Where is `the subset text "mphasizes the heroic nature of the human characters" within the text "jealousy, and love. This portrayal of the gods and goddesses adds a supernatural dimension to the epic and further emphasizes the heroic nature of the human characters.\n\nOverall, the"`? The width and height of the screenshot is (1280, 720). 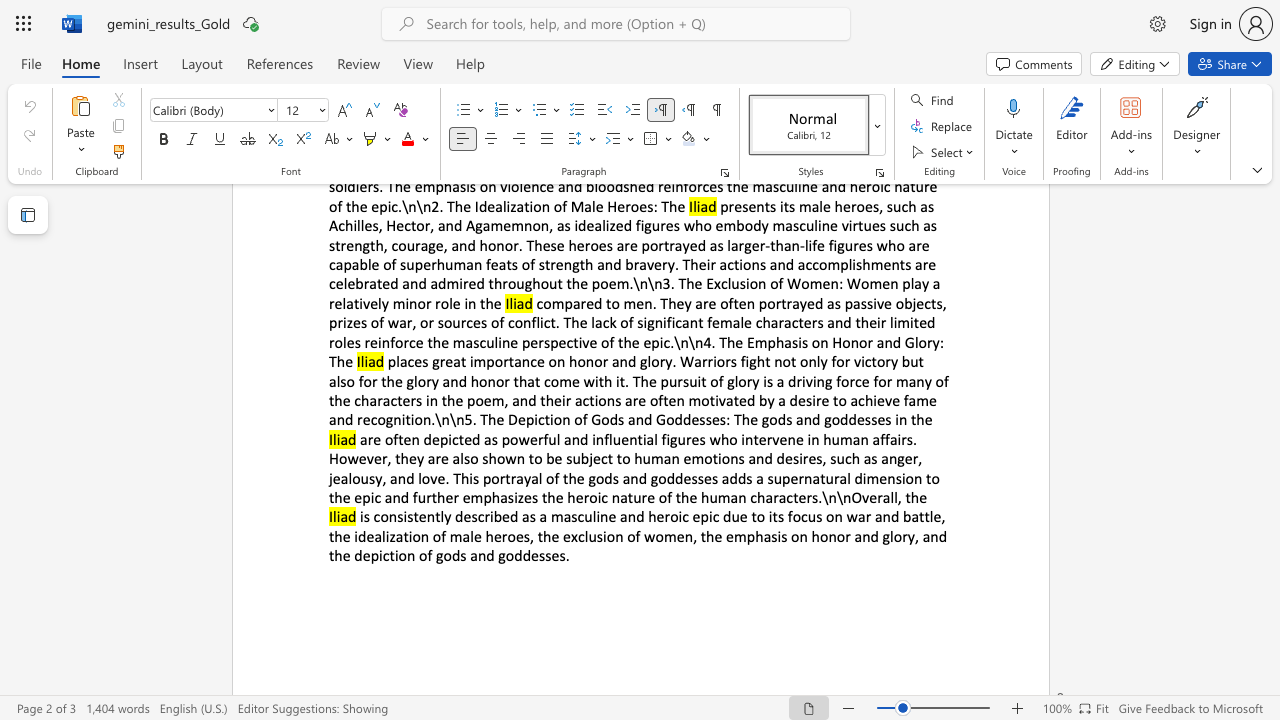 the subset text "mphasizes the heroic nature of the human characters" within the text "jealousy, and love. This portrayal of the gods and goddesses adds a supernatural dimension to the epic and further emphasizes the heroic nature of the human characters.\n\nOverall, the" is located at coordinates (469, 496).